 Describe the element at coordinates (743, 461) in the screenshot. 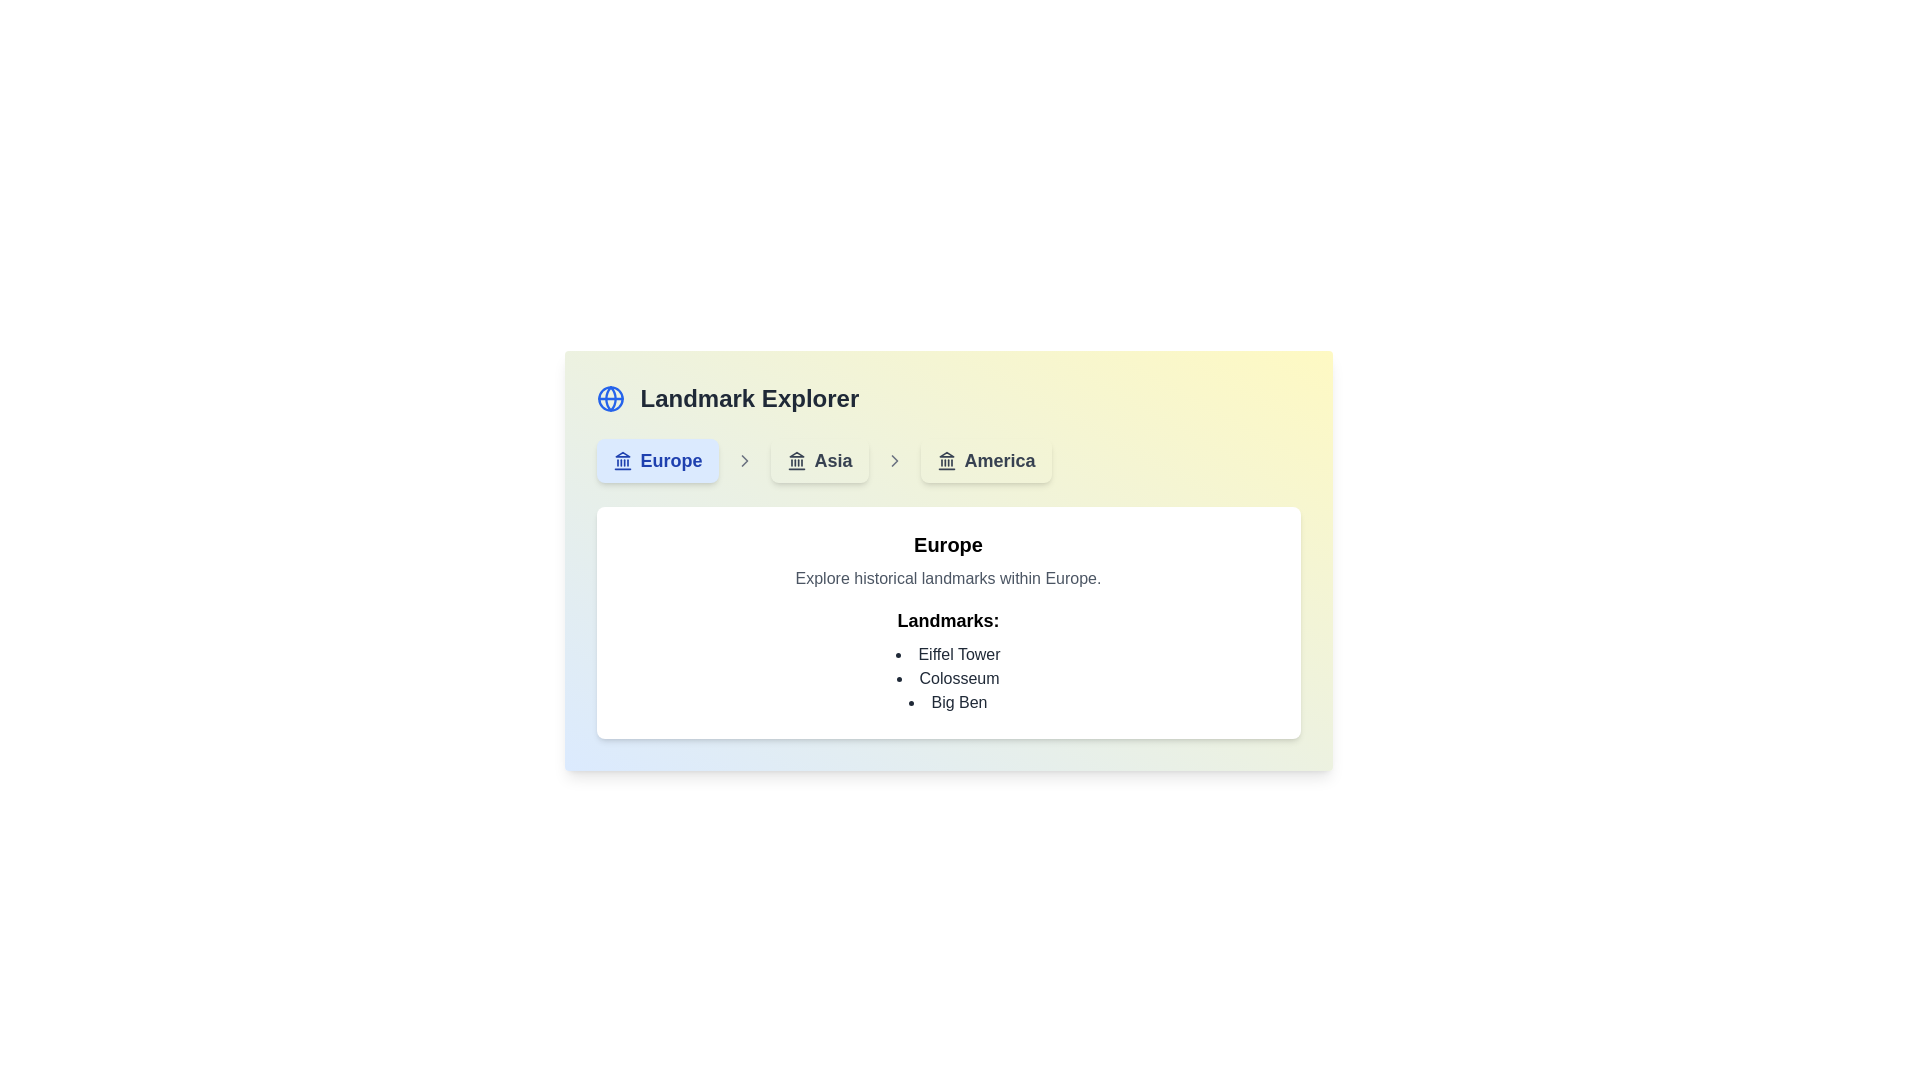

I see `the chevron icon located between the 'Europe' and 'Asia' buttons` at that location.